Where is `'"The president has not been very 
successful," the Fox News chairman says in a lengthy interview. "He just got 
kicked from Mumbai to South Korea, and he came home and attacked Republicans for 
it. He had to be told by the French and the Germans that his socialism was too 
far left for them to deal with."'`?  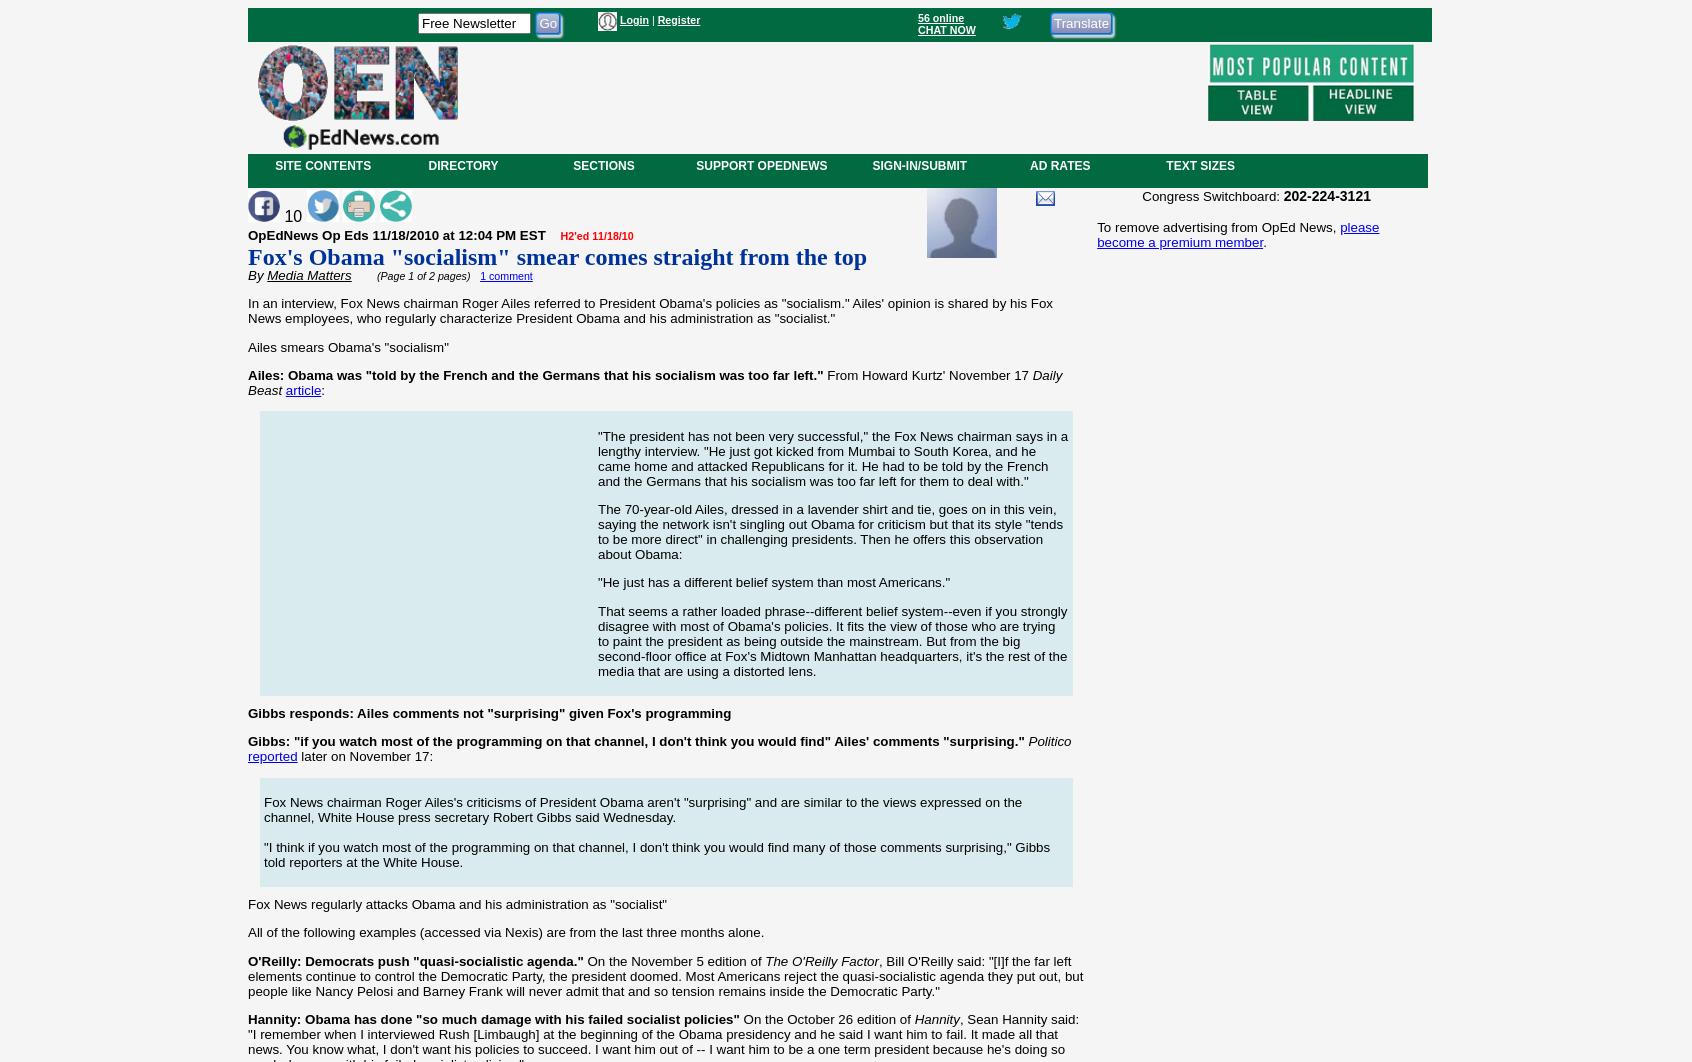 '"The president has not been very 
successful," the Fox News chairman says in a lengthy interview. "He just got 
kicked from Mumbai to South Korea, and he came home and attacked Republicans for 
it. He had to be told by the French and the Germans that his socialism was too 
far left for them to deal with."' is located at coordinates (832, 457).